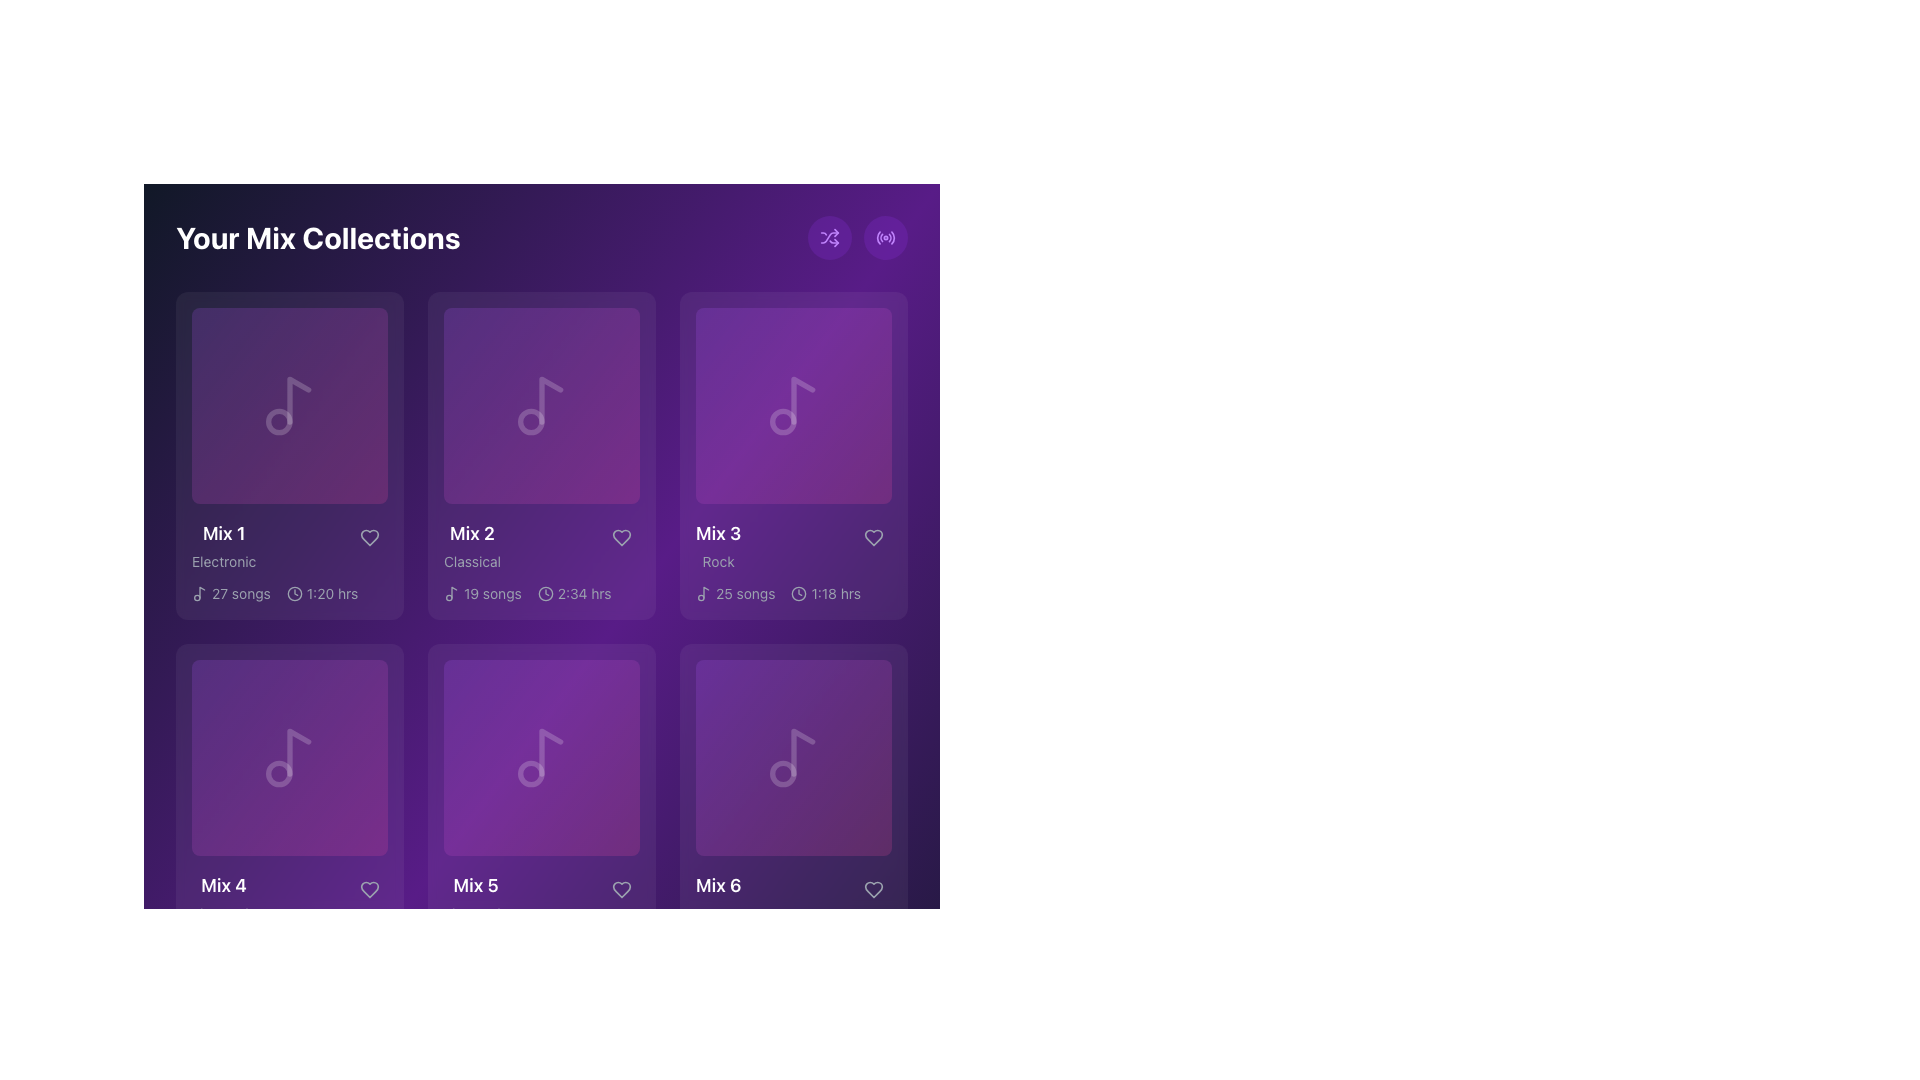 The image size is (1920, 1080). Describe the element at coordinates (573, 593) in the screenshot. I see `the Label with Icon displaying '2:34 hrs' which is styled with a small font and aligned within its group, located in the second column of a grid layout` at that location.